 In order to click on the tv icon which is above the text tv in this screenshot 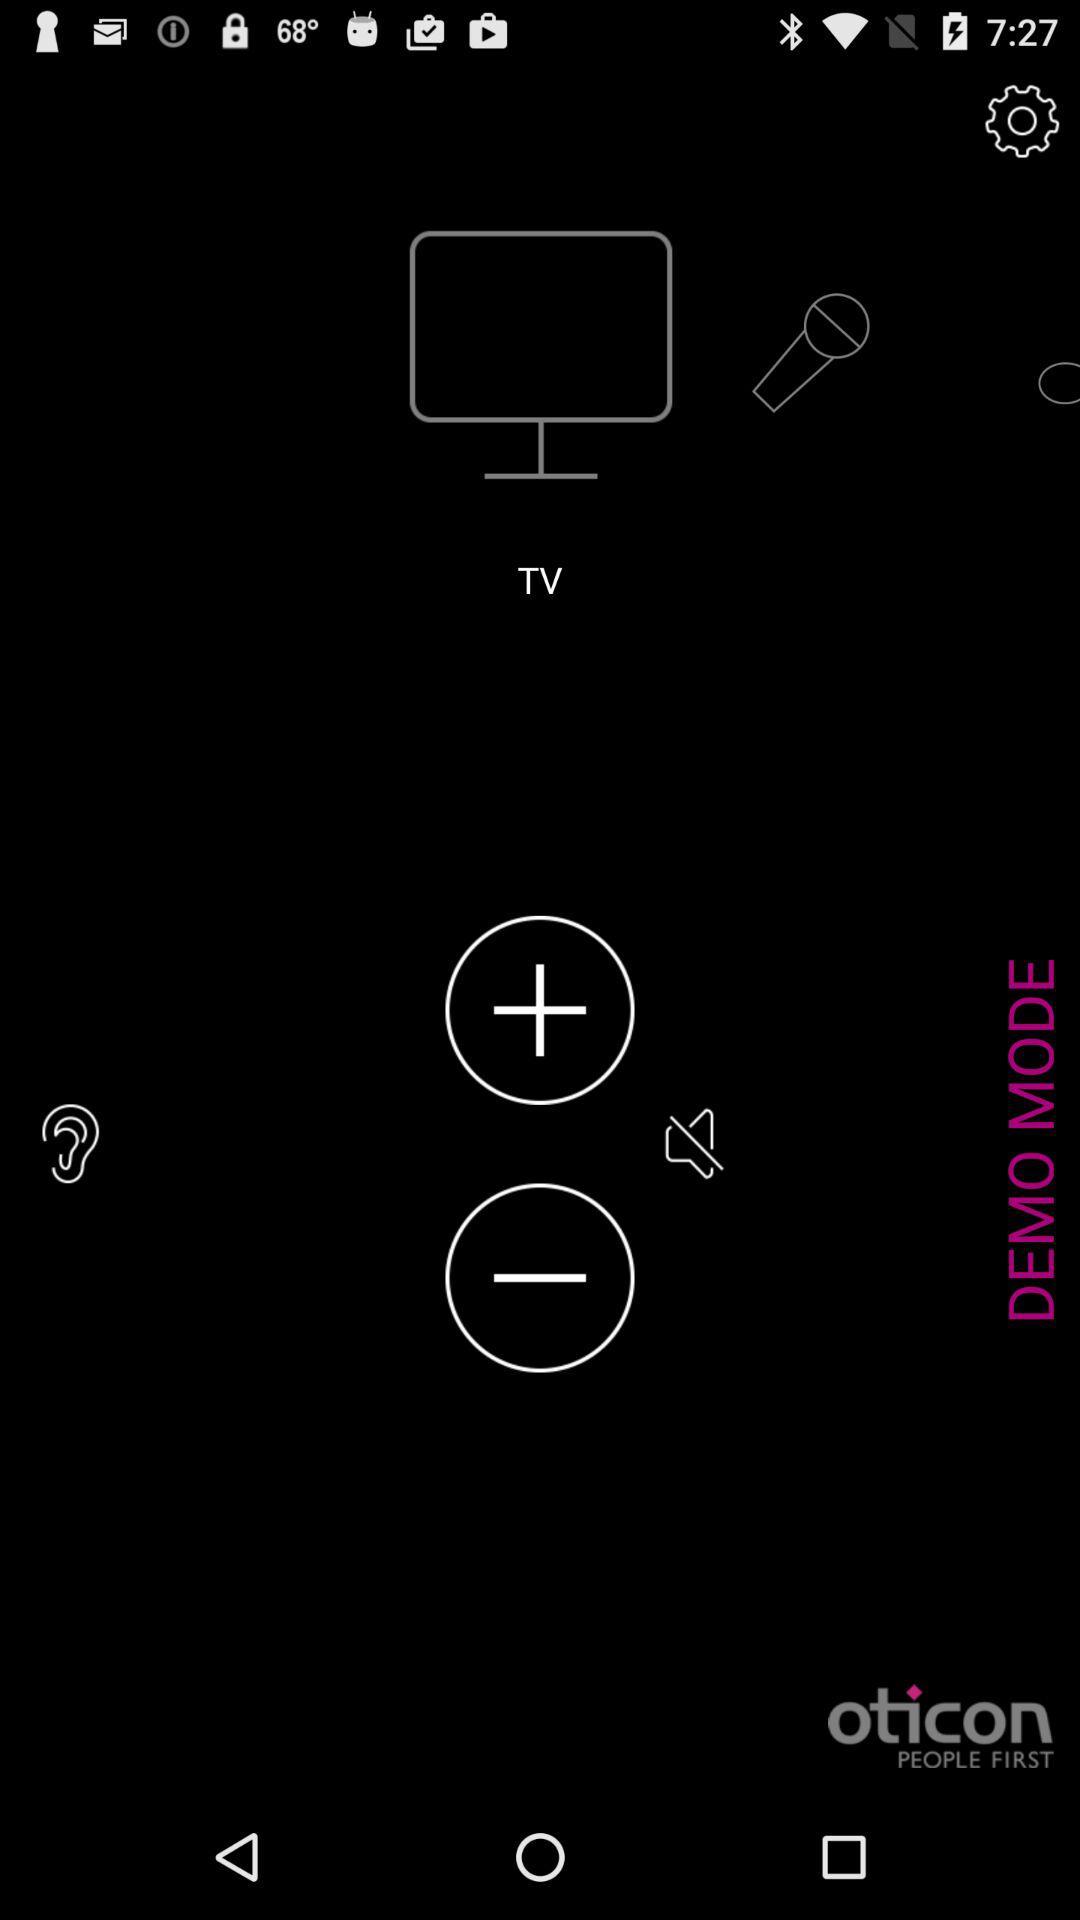, I will do `click(540, 354)`.